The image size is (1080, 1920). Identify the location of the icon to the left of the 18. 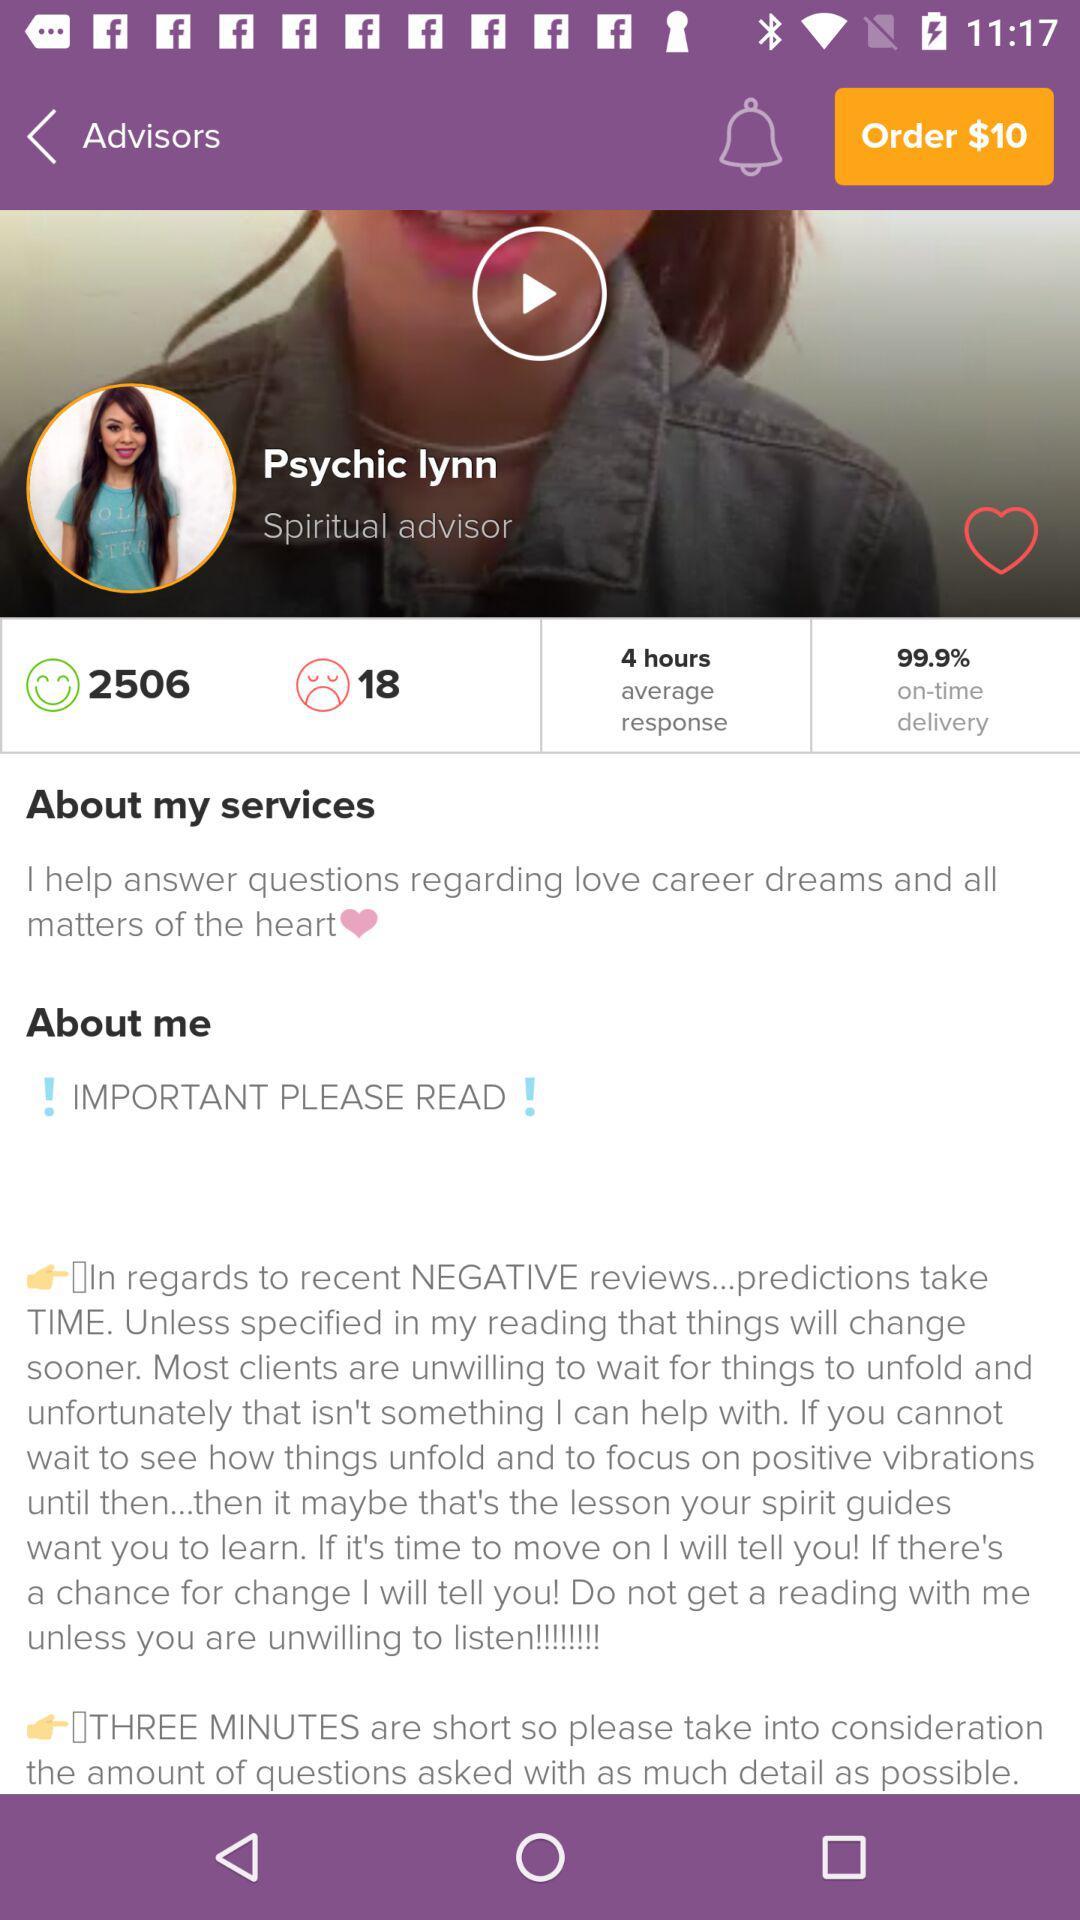
(135, 685).